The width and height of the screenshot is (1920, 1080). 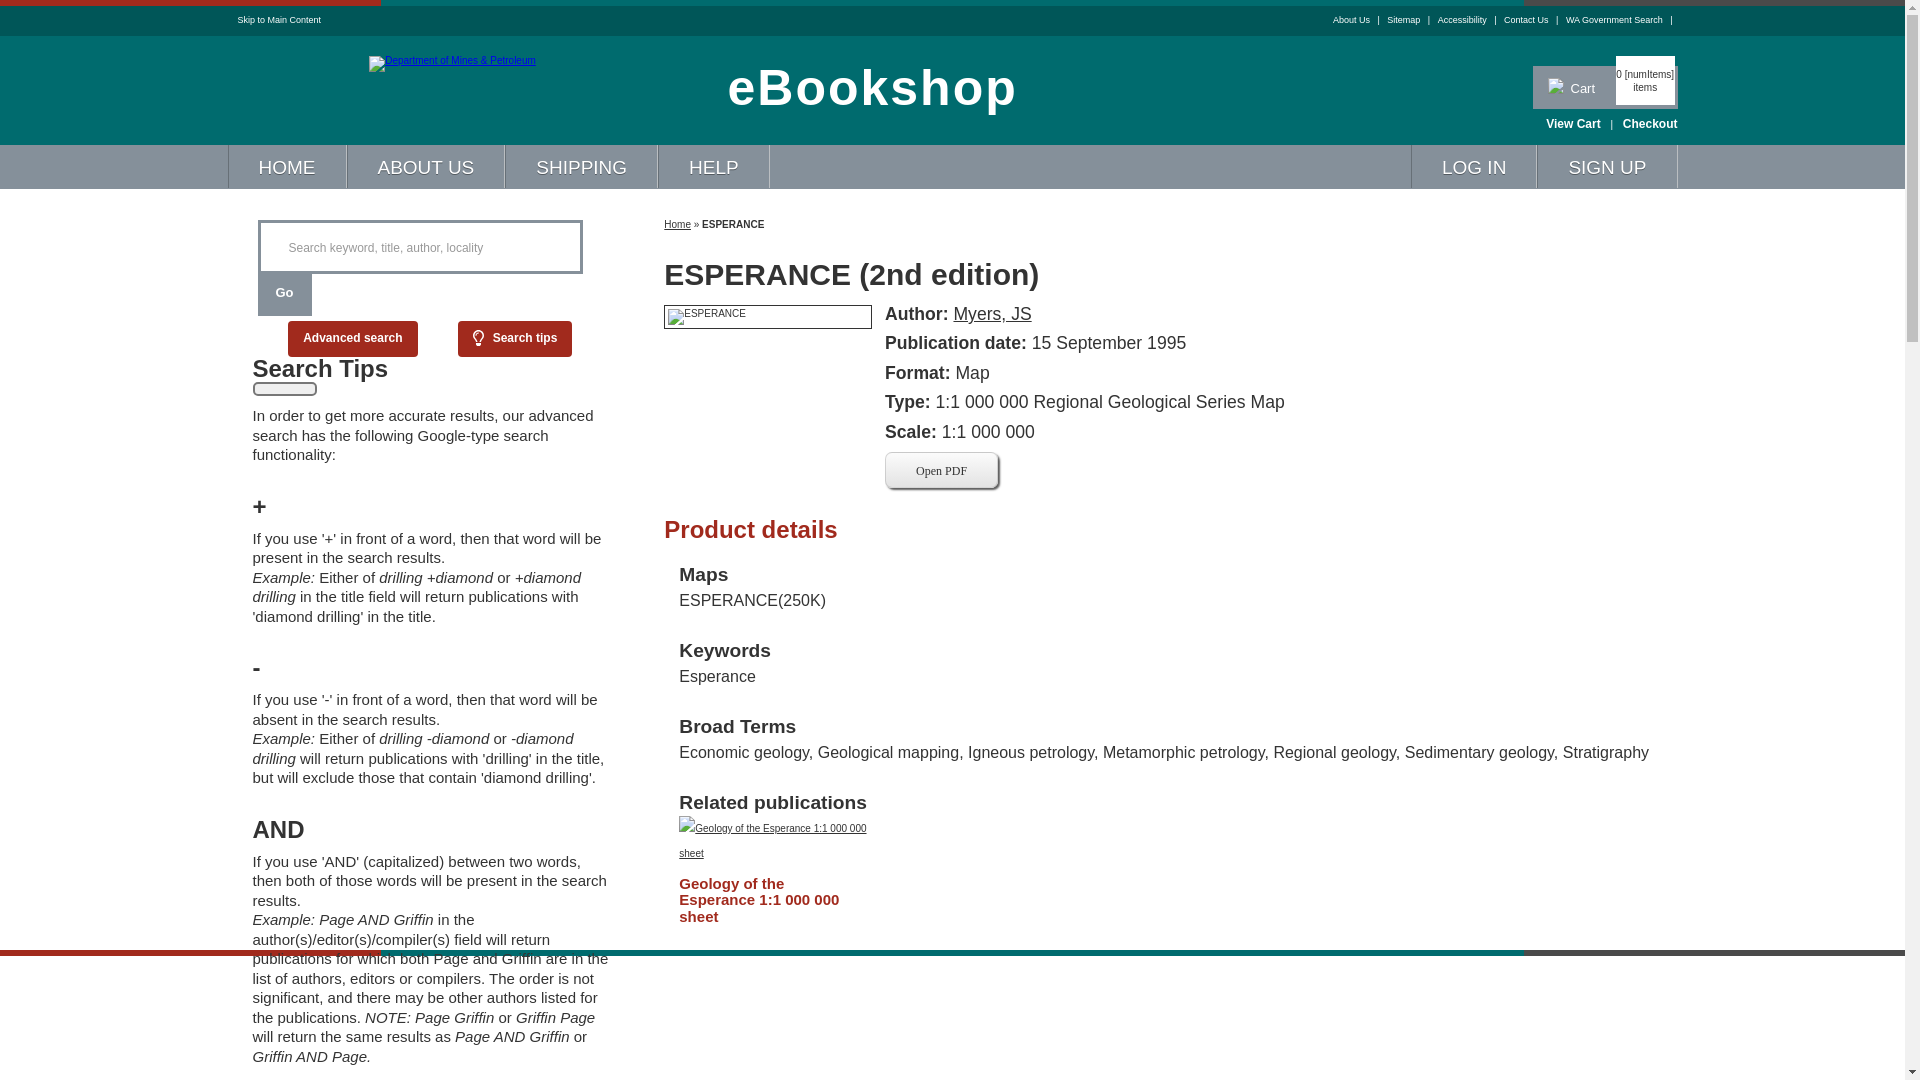 I want to click on 'About Us', so click(x=1333, y=19).